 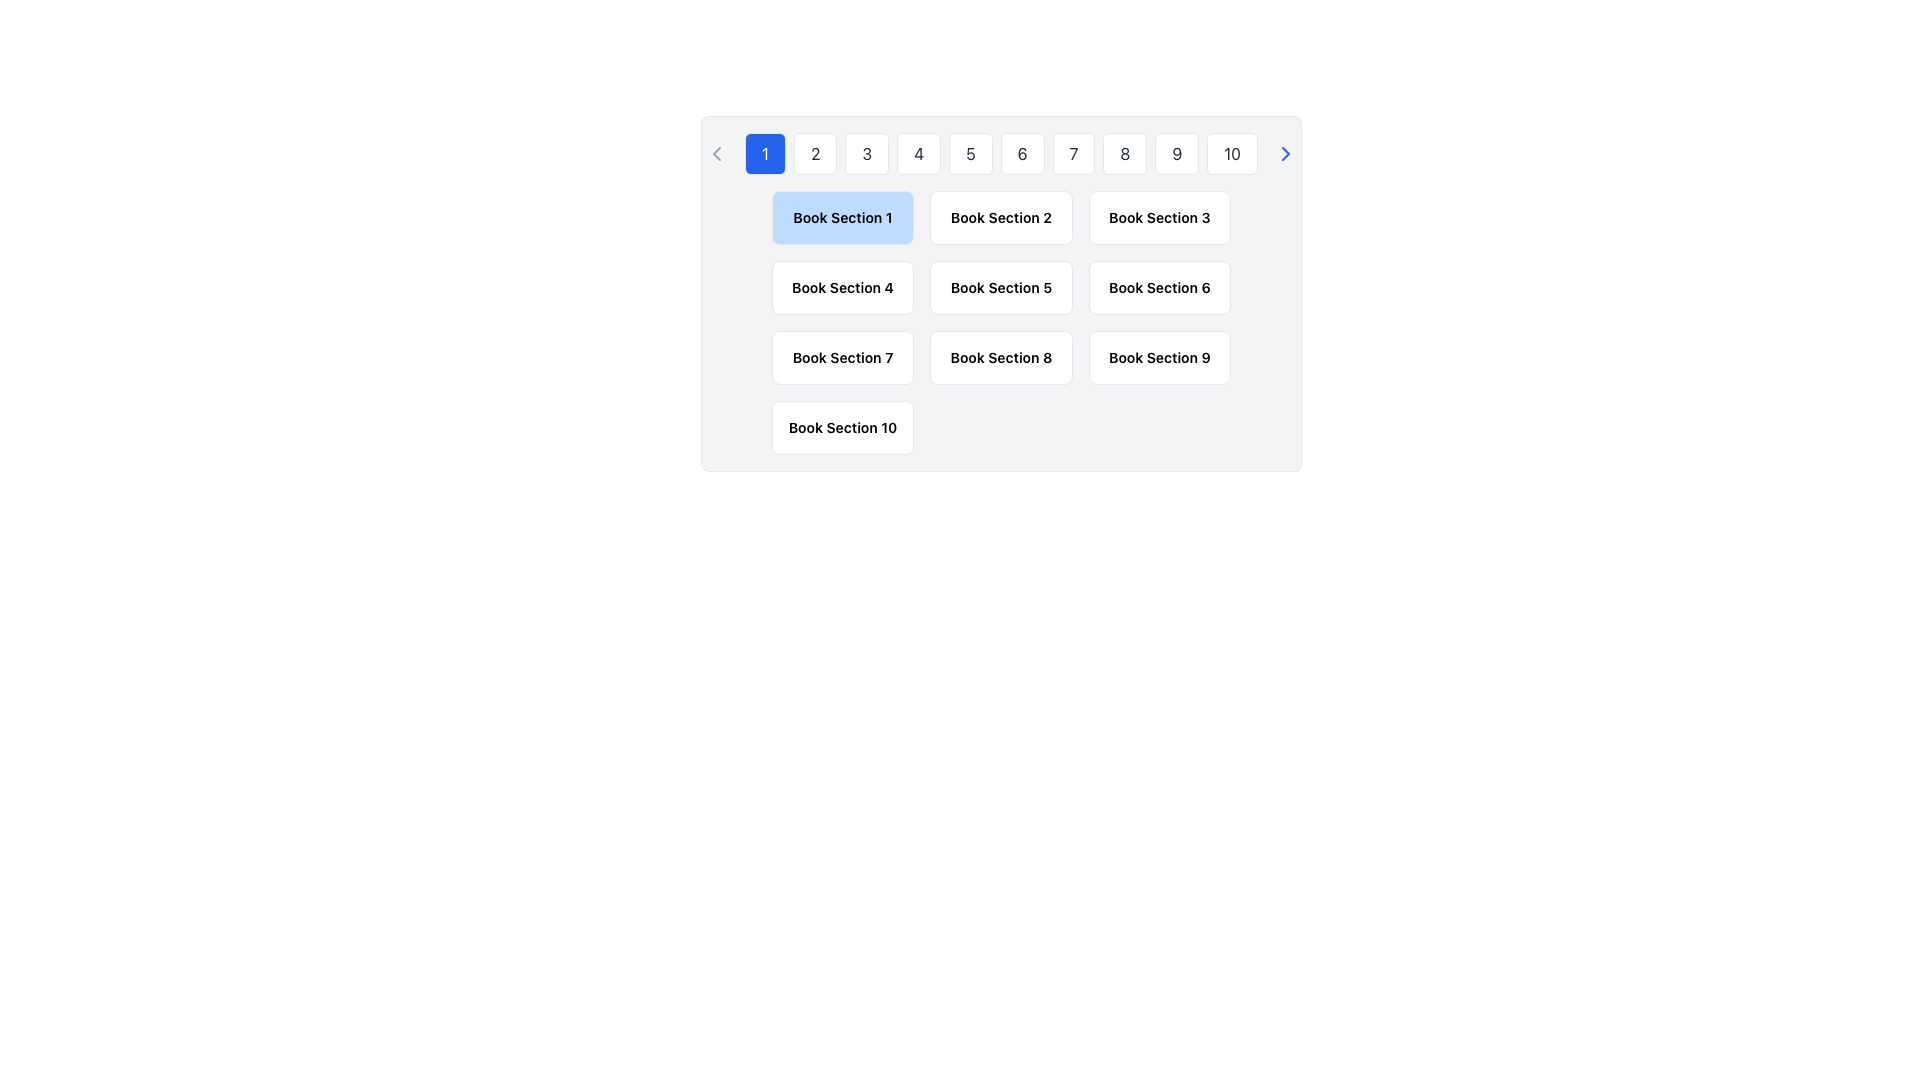 What do you see at coordinates (843, 427) in the screenshot?
I see `the 'Book Section 10' card` at bounding box center [843, 427].